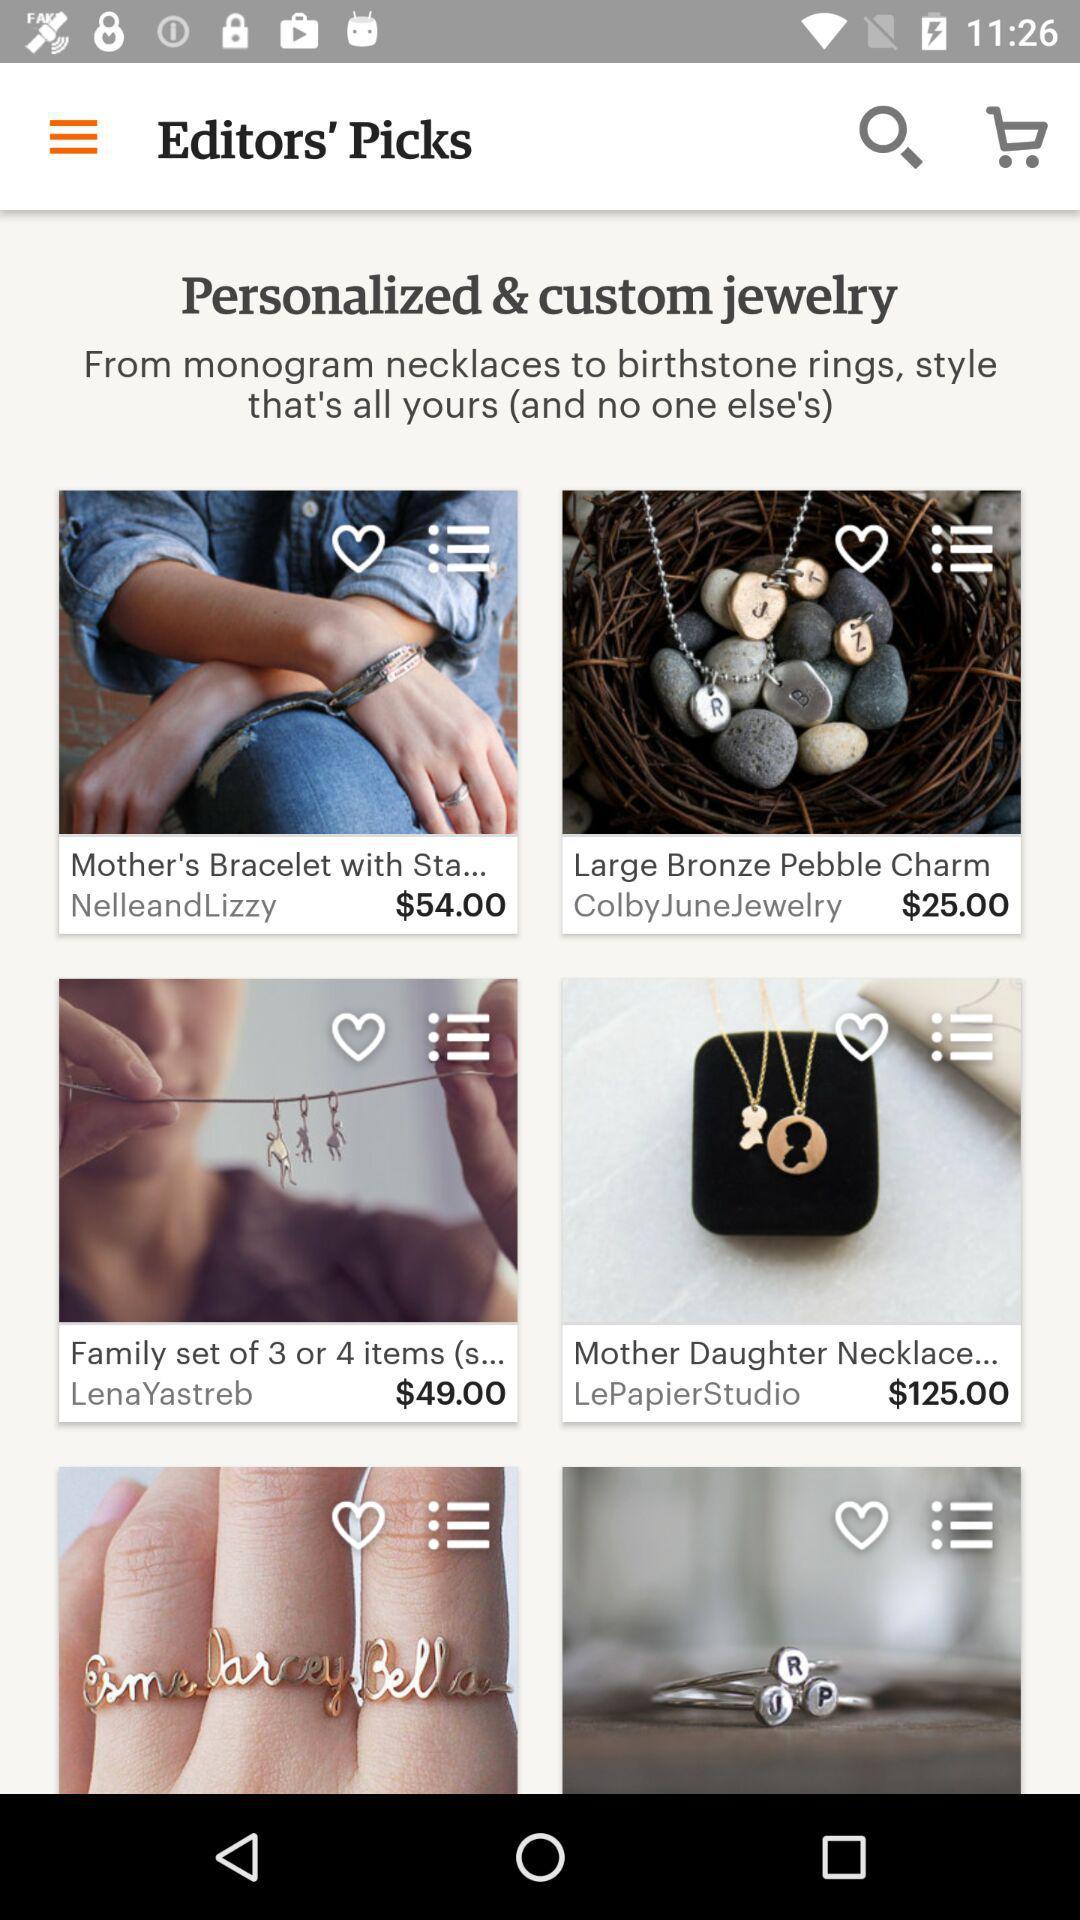 This screenshot has width=1080, height=1920. Describe the element at coordinates (288, 1200) in the screenshot. I see `first image in second row from left side` at that location.